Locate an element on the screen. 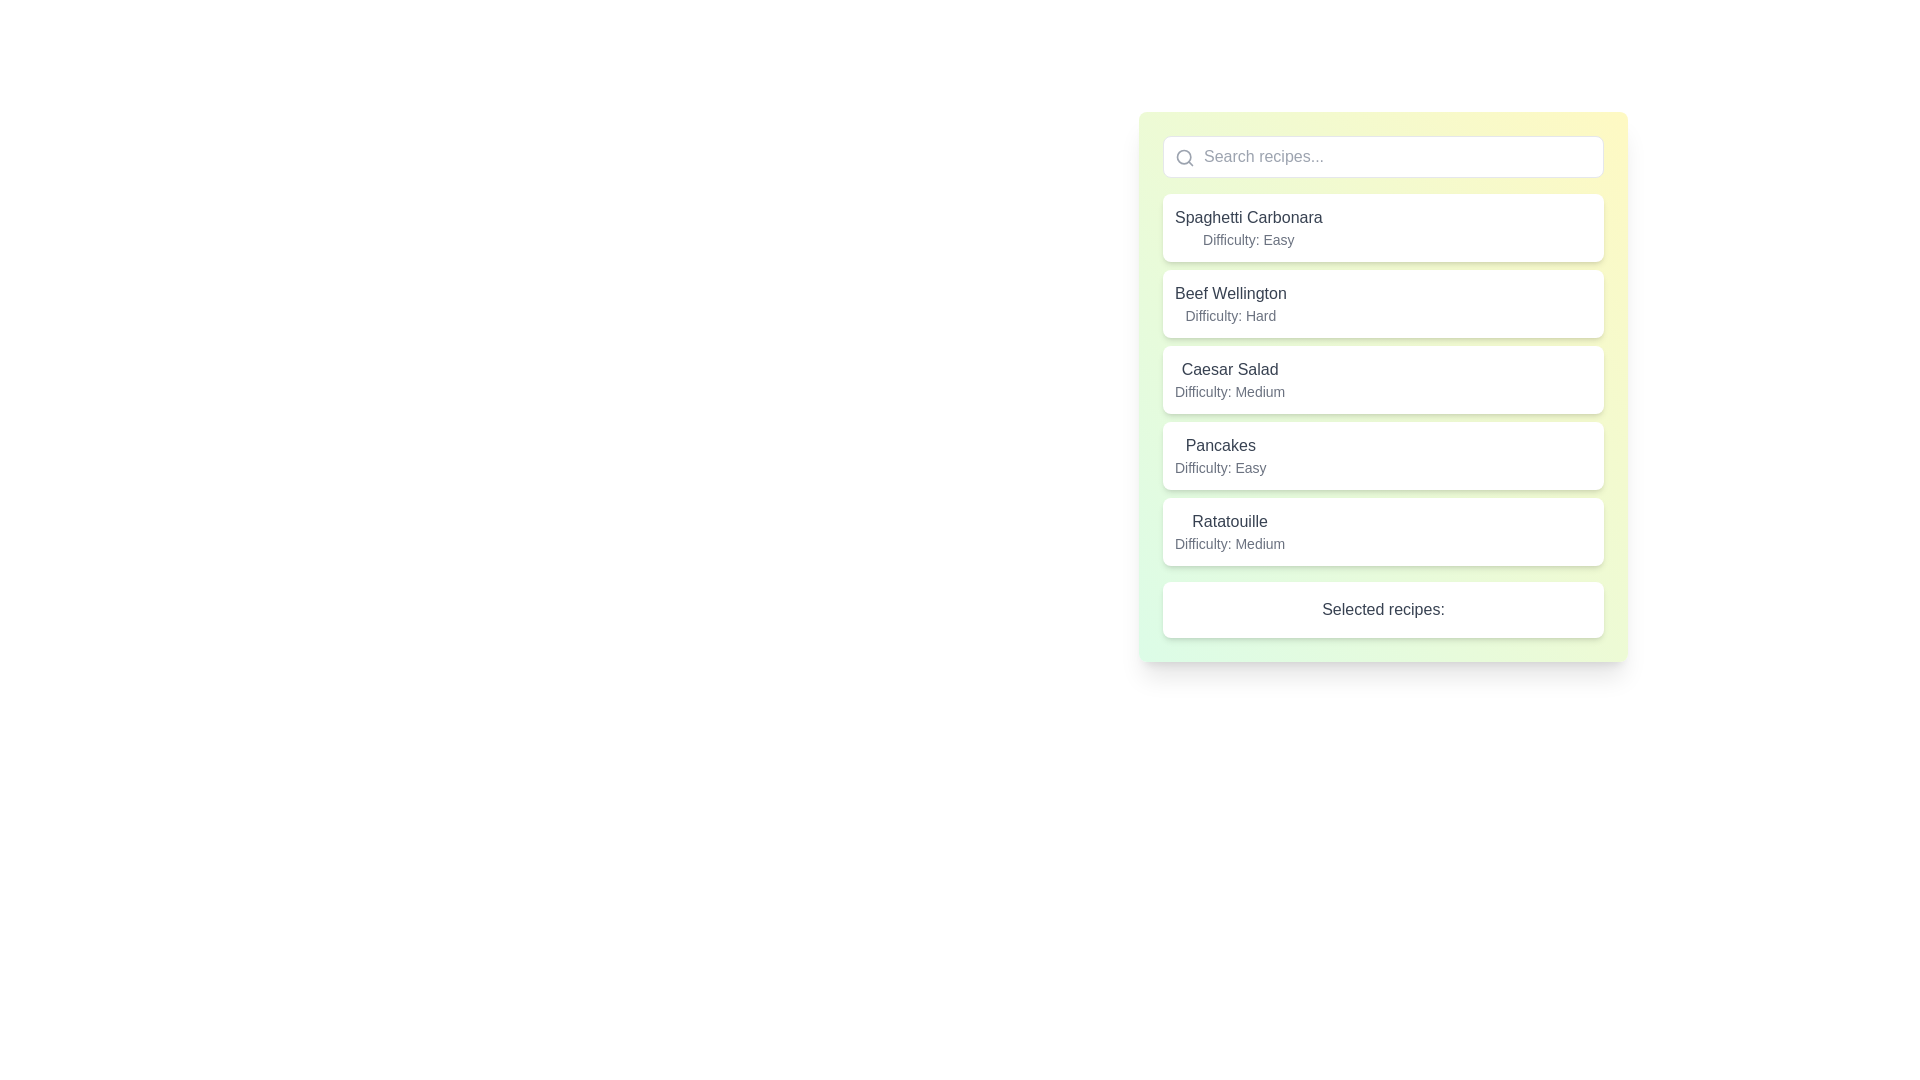 The height and width of the screenshot is (1080, 1920). the text block displaying 'Ratatouille' and 'Difficulty: Medium' is located at coordinates (1229, 531).